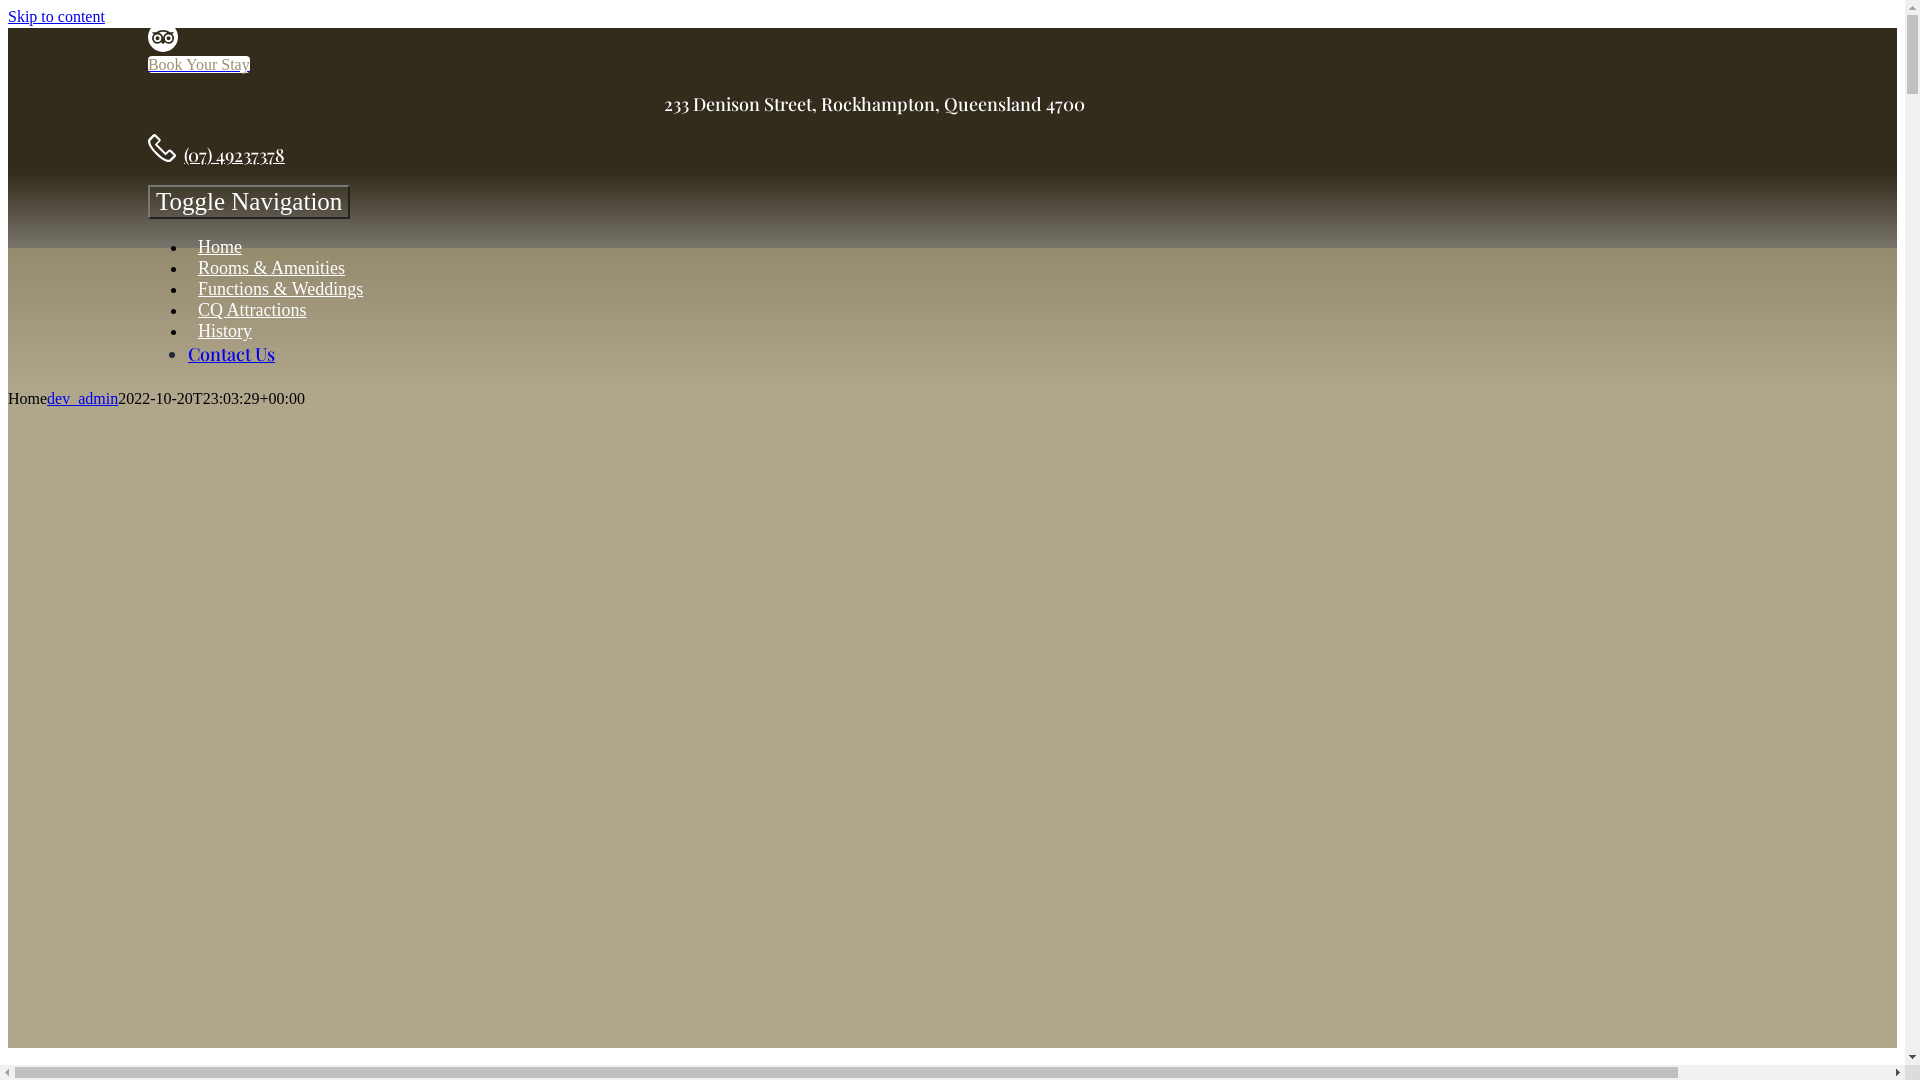 The height and width of the screenshot is (1080, 1920). I want to click on 'Toggle Navigation', so click(248, 201).